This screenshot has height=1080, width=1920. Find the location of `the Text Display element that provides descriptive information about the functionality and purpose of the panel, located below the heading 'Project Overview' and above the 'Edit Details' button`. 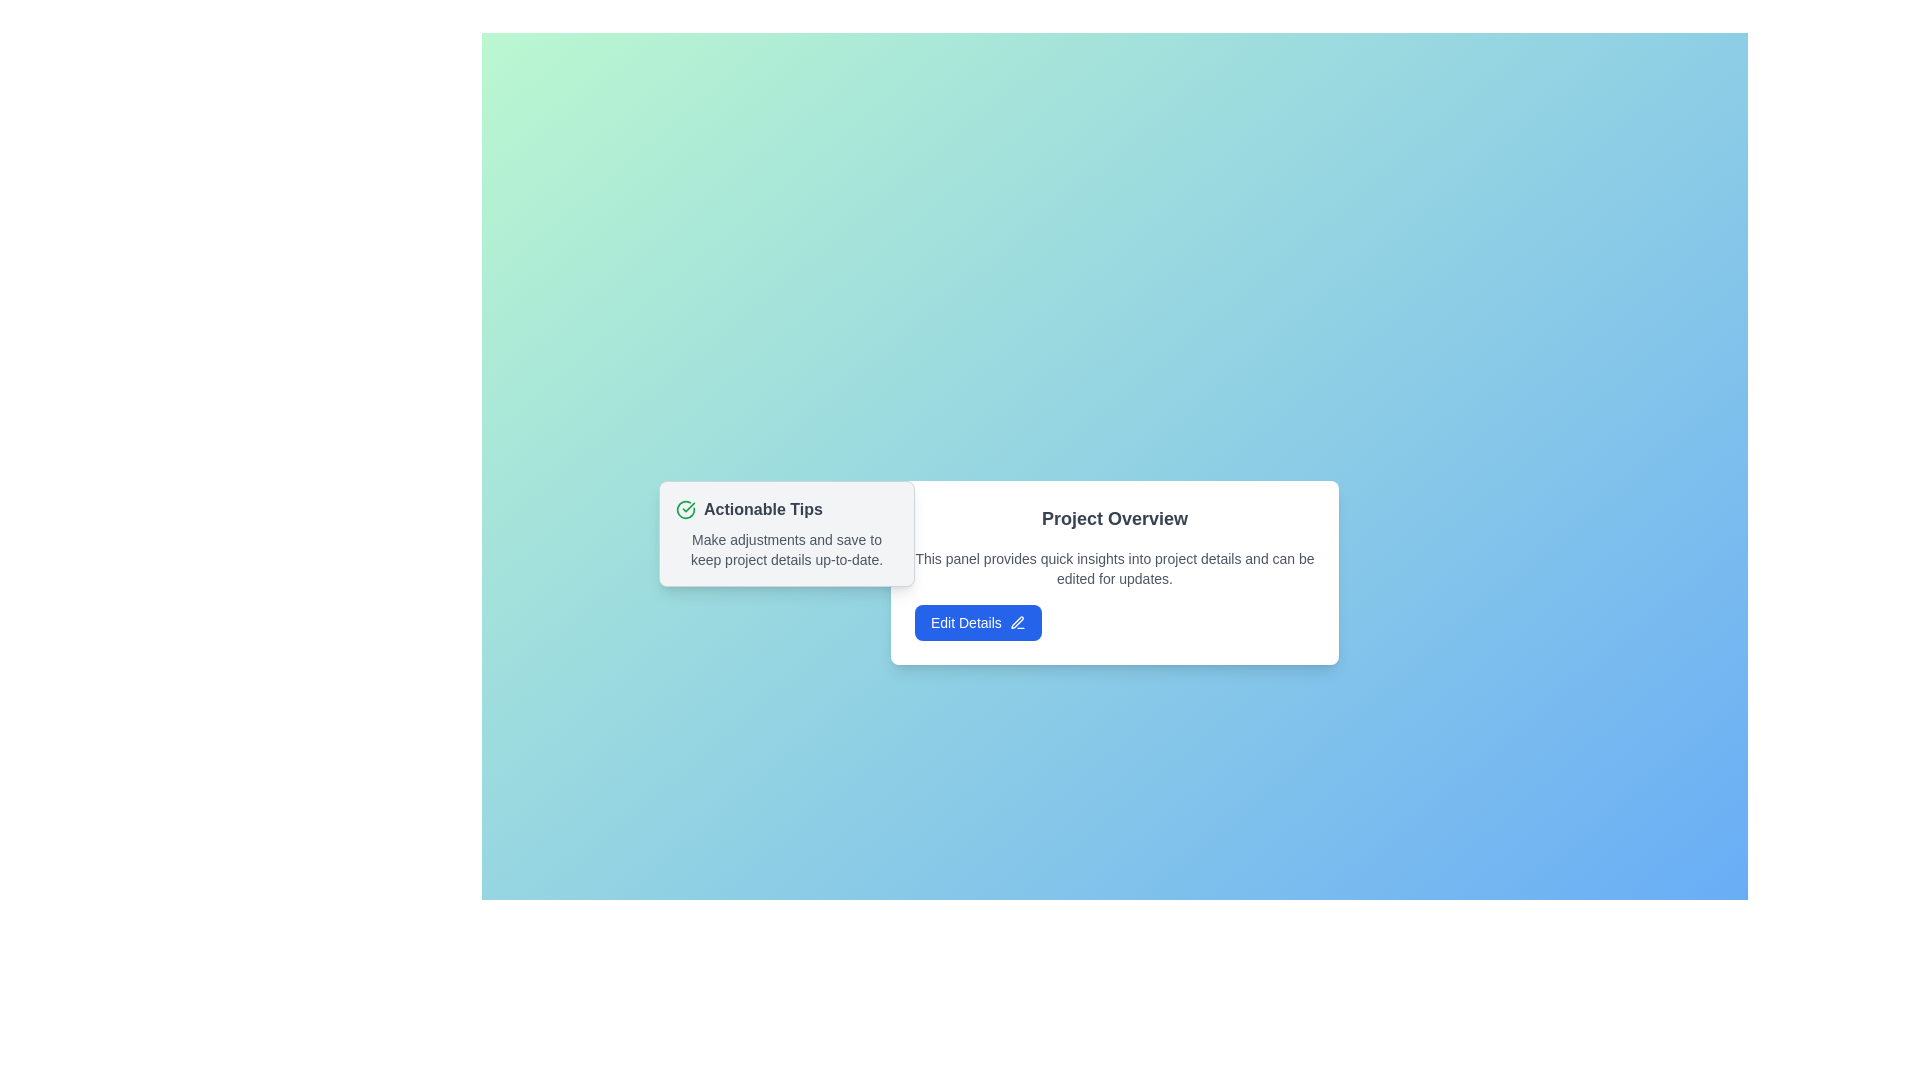

the Text Display element that provides descriptive information about the functionality and purpose of the panel, located below the heading 'Project Overview' and above the 'Edit Details' button is located at coordinates (1113, 569).